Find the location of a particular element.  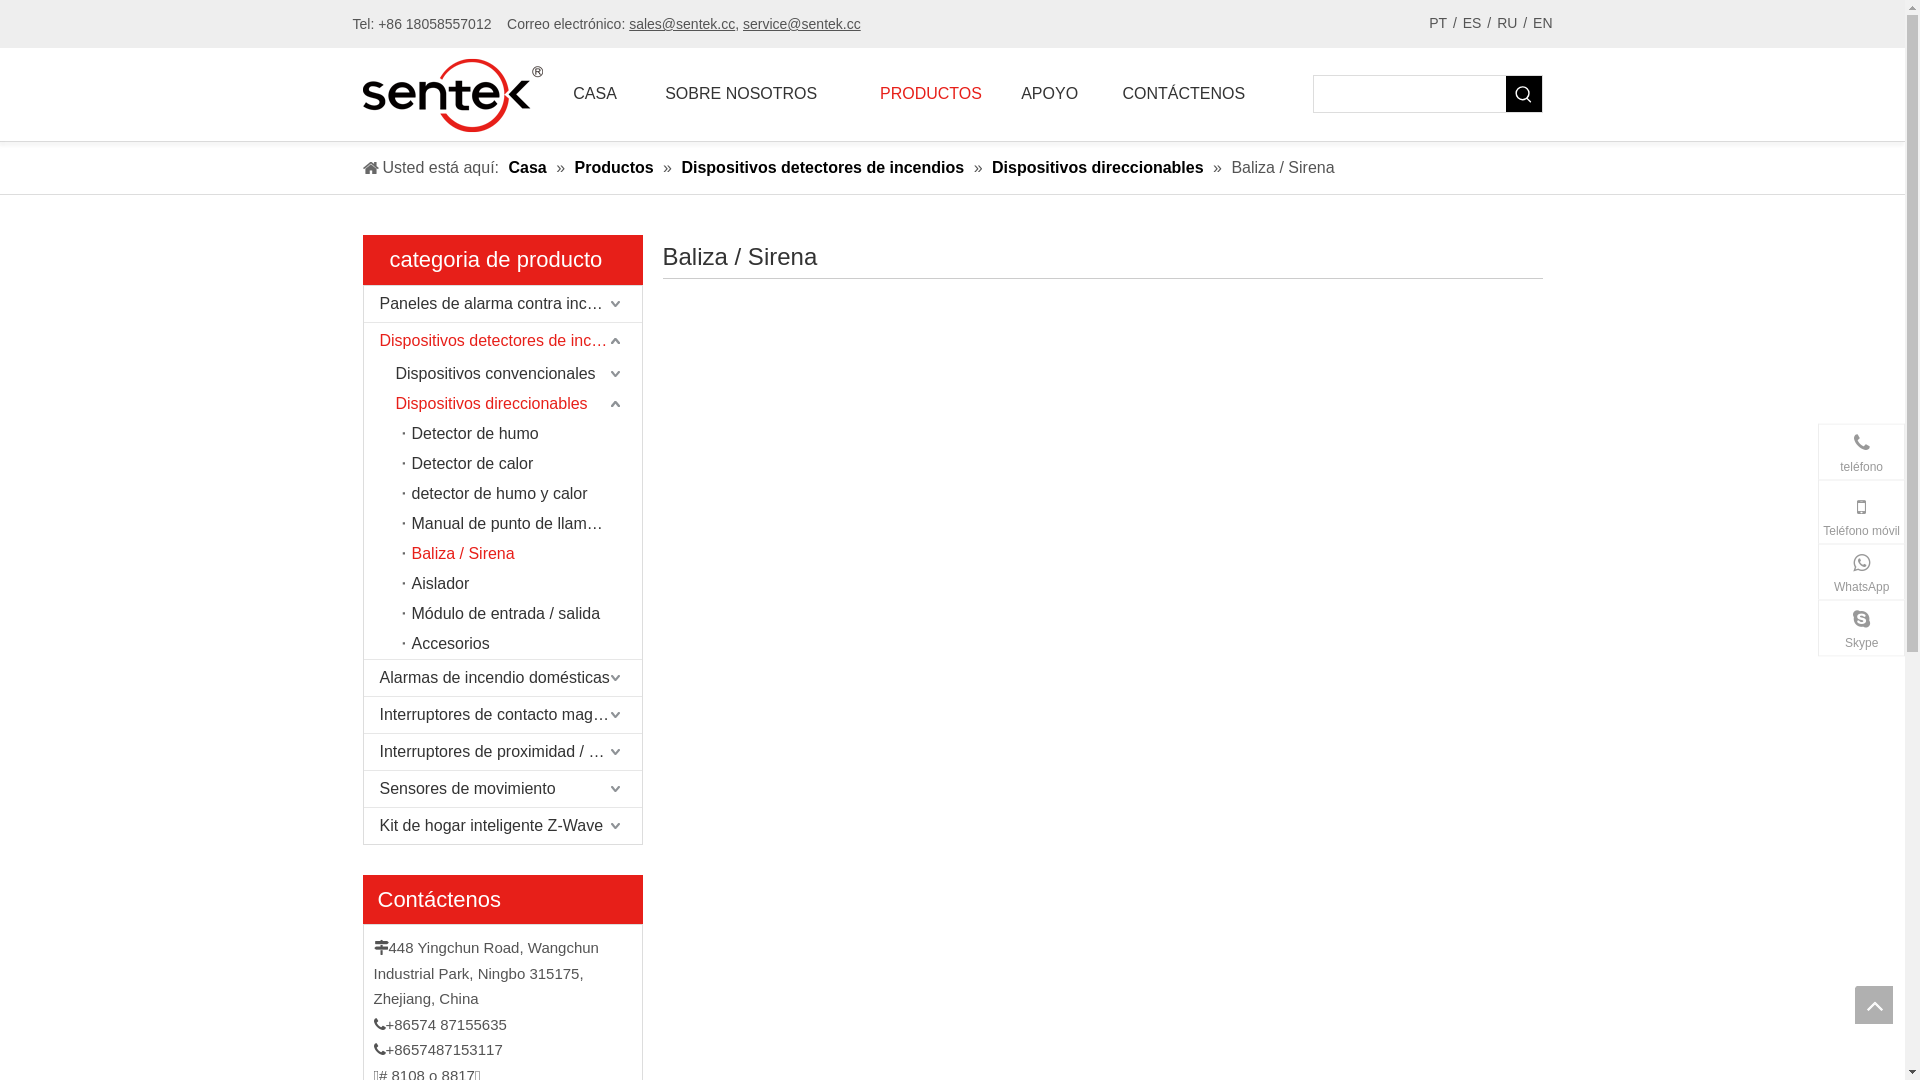

'Aislador' is located at coordinates (522, 583).